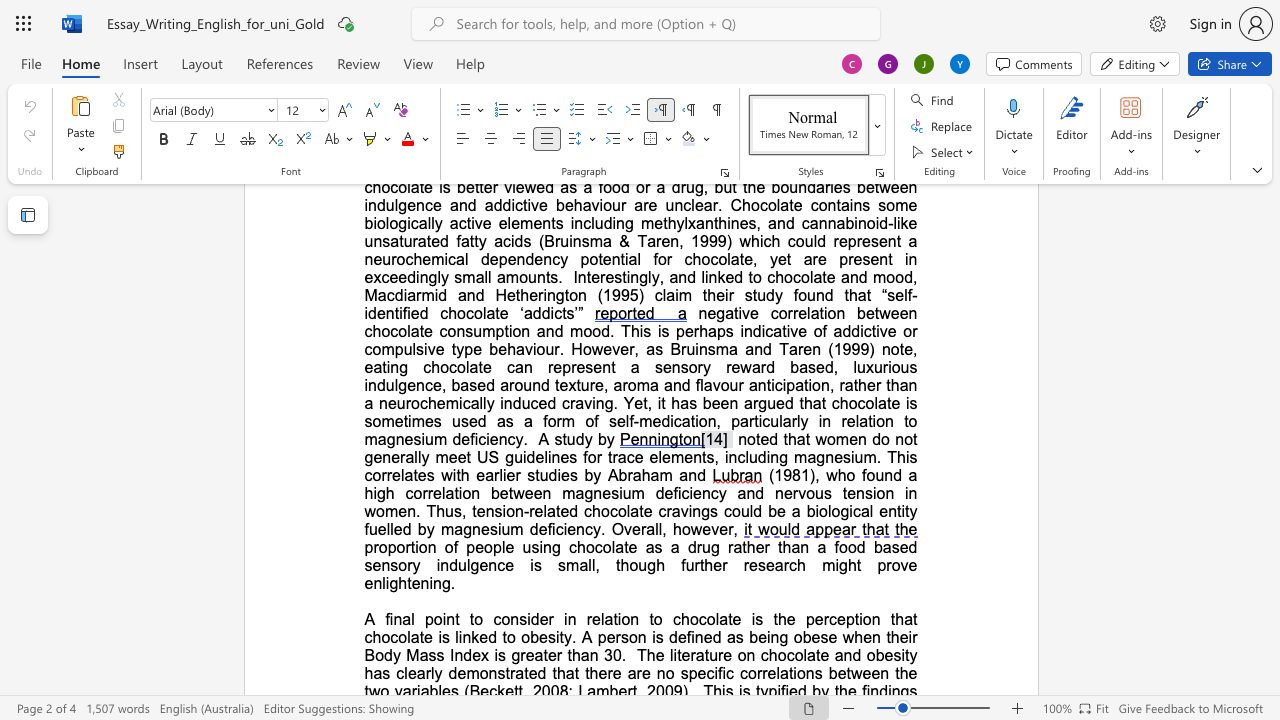  What do you see at coordinates (574, 438) in the screenshot?
I see `the space between the continuous character "u" and "d" in the text` at bounding box center [574, 438].